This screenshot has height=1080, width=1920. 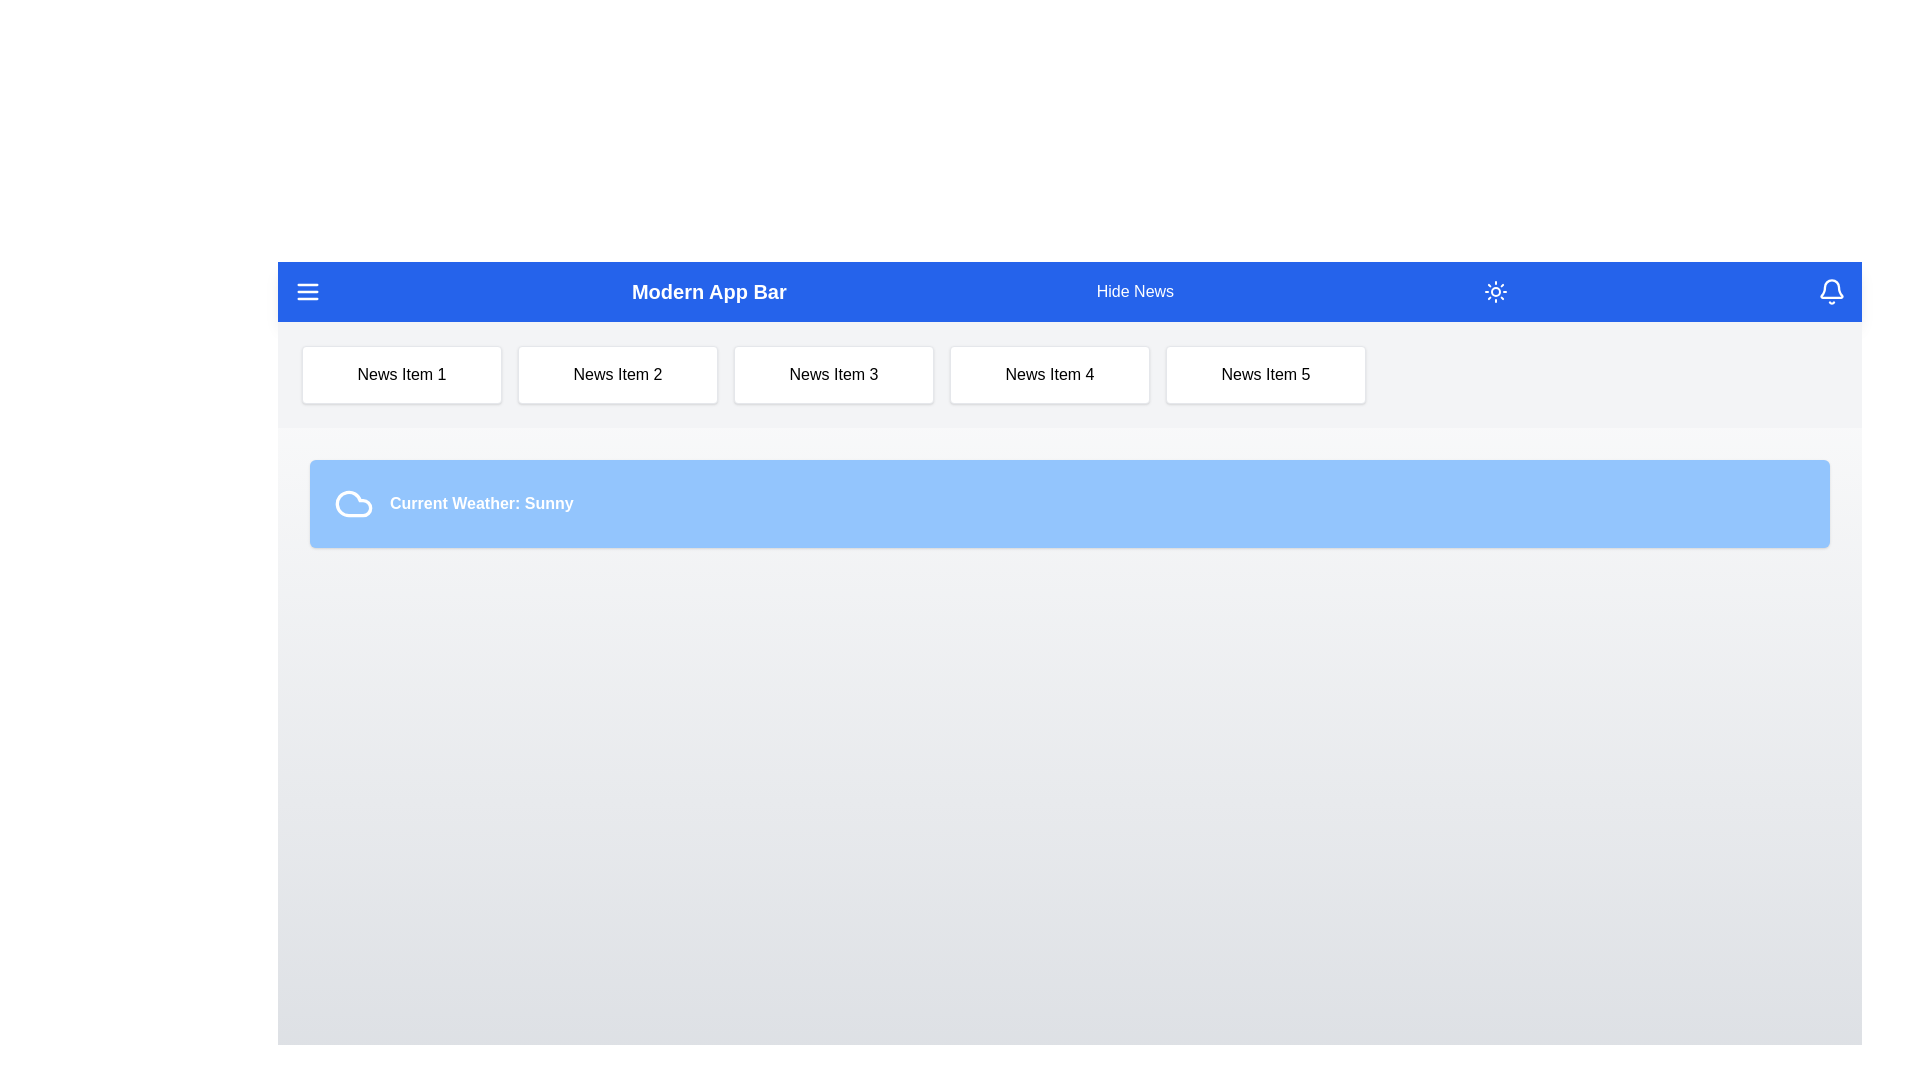 I want to click on the weather icon button to toggle the weather mode, so click(x=1496, y=292).